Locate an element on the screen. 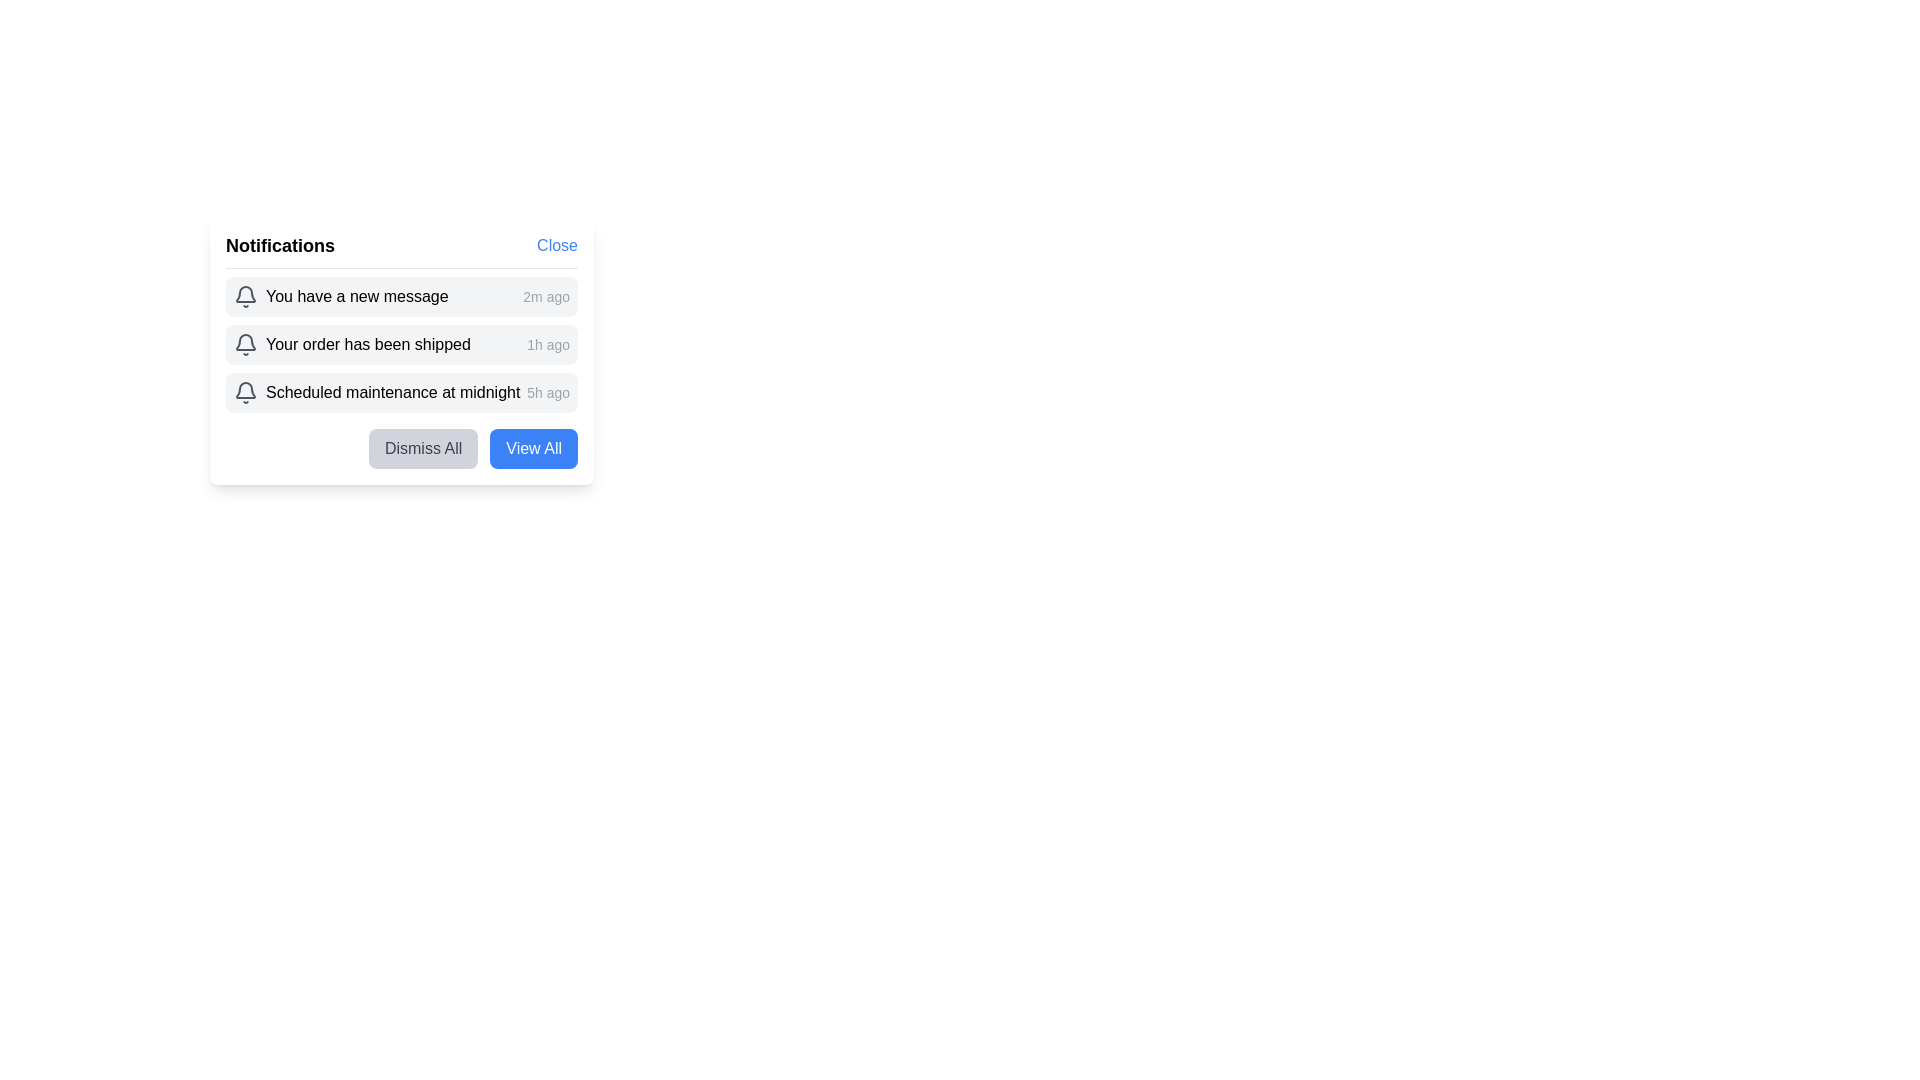 The height and width of the screenshot is (1080, 1920). the 'Dismiss All' button, which is a rectangular button with a gray background and rounded corners, located at the bottom-right of the notifications panel is located at coordinates (422, 447).